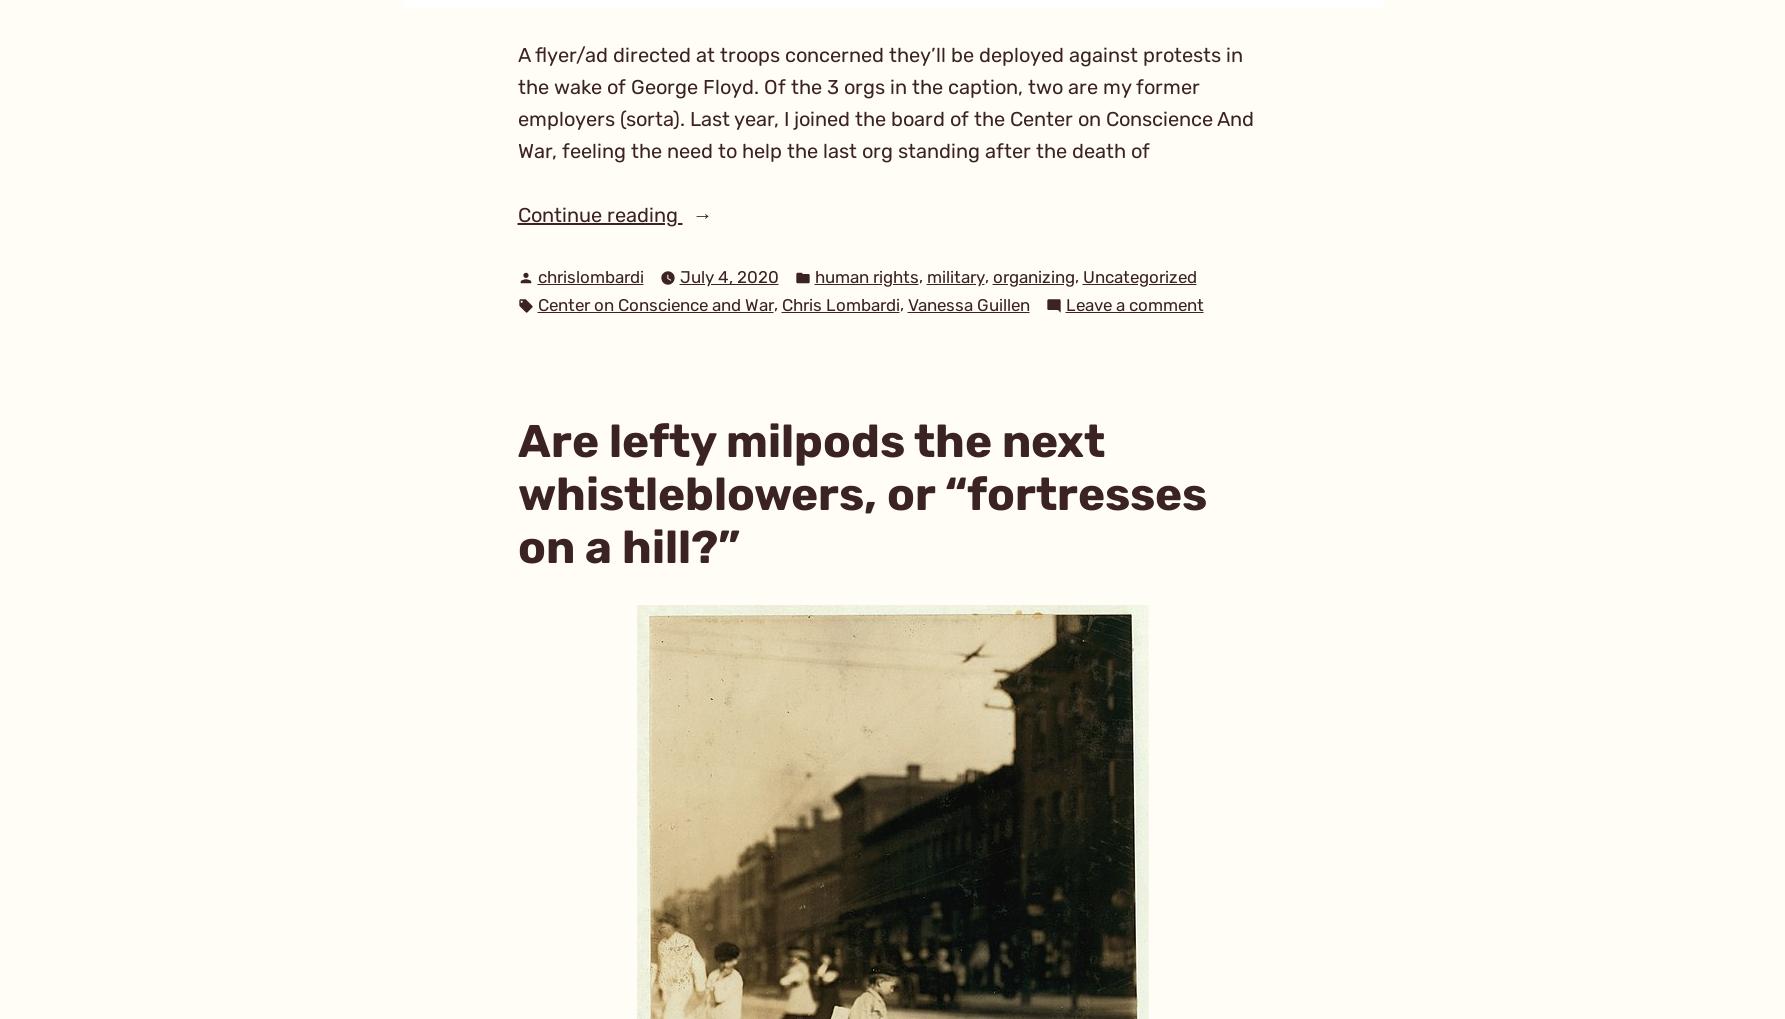 The width and height of the screenshot is (1785, 1019). Describe the element at coordinates (1032, 276) in the screenshot. I see `'organizing'` at that location.